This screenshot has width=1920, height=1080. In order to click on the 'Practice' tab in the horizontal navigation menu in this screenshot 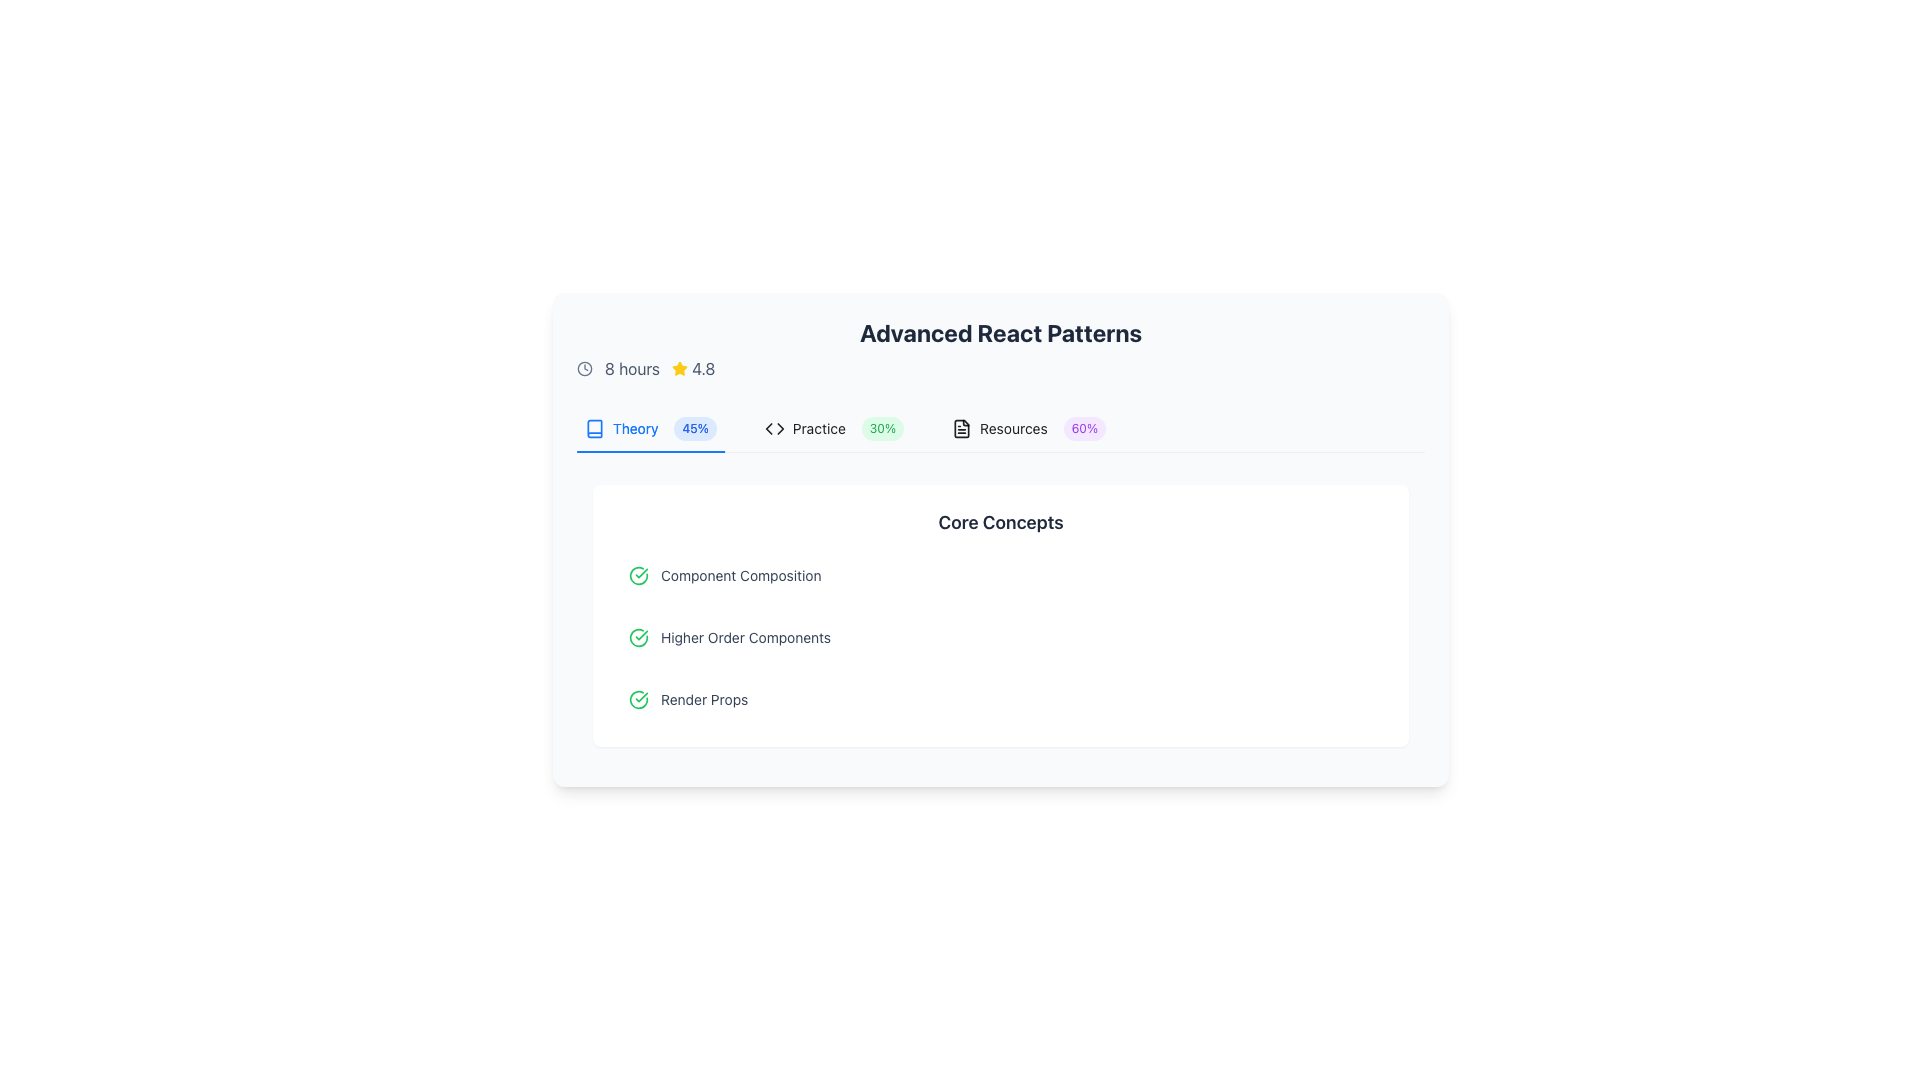, I will do `click(834, 427)`.